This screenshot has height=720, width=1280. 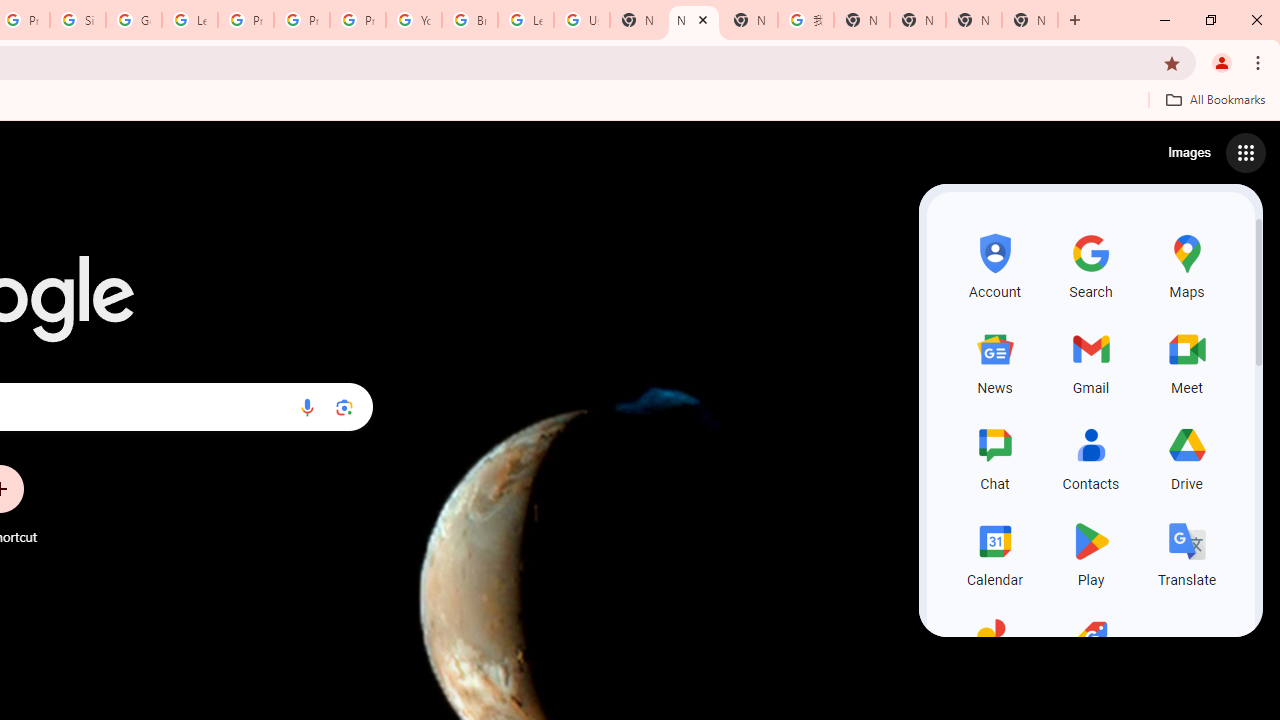 I want to click on 'Gmail, row 2 of 5 and column 2 of 3 in the first section', so click(x=1090, y=360).